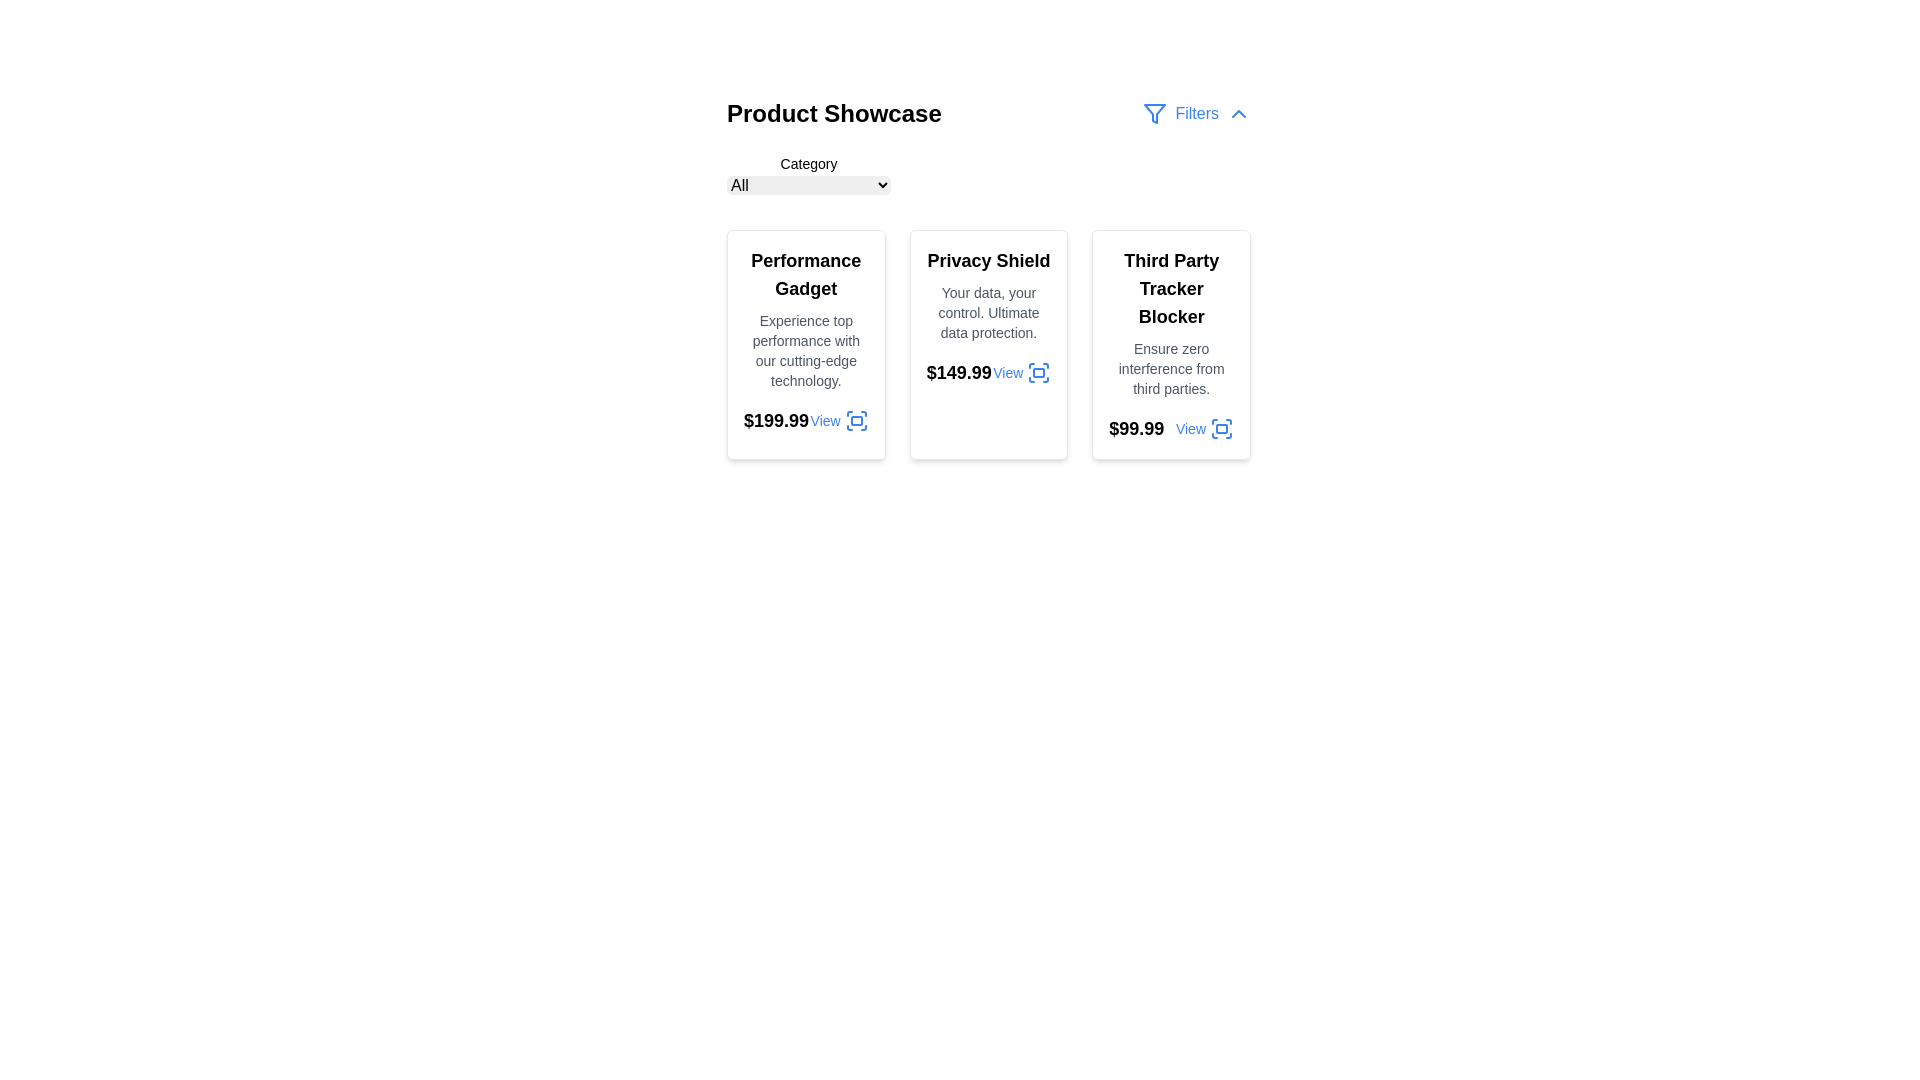  What do you see at coordinates (839, 419) in the screenshot?
I see `the 'View' link located immediately to the right of the price '$199.99' in the bottom section of the first product card` at bounding box center [839, 419].